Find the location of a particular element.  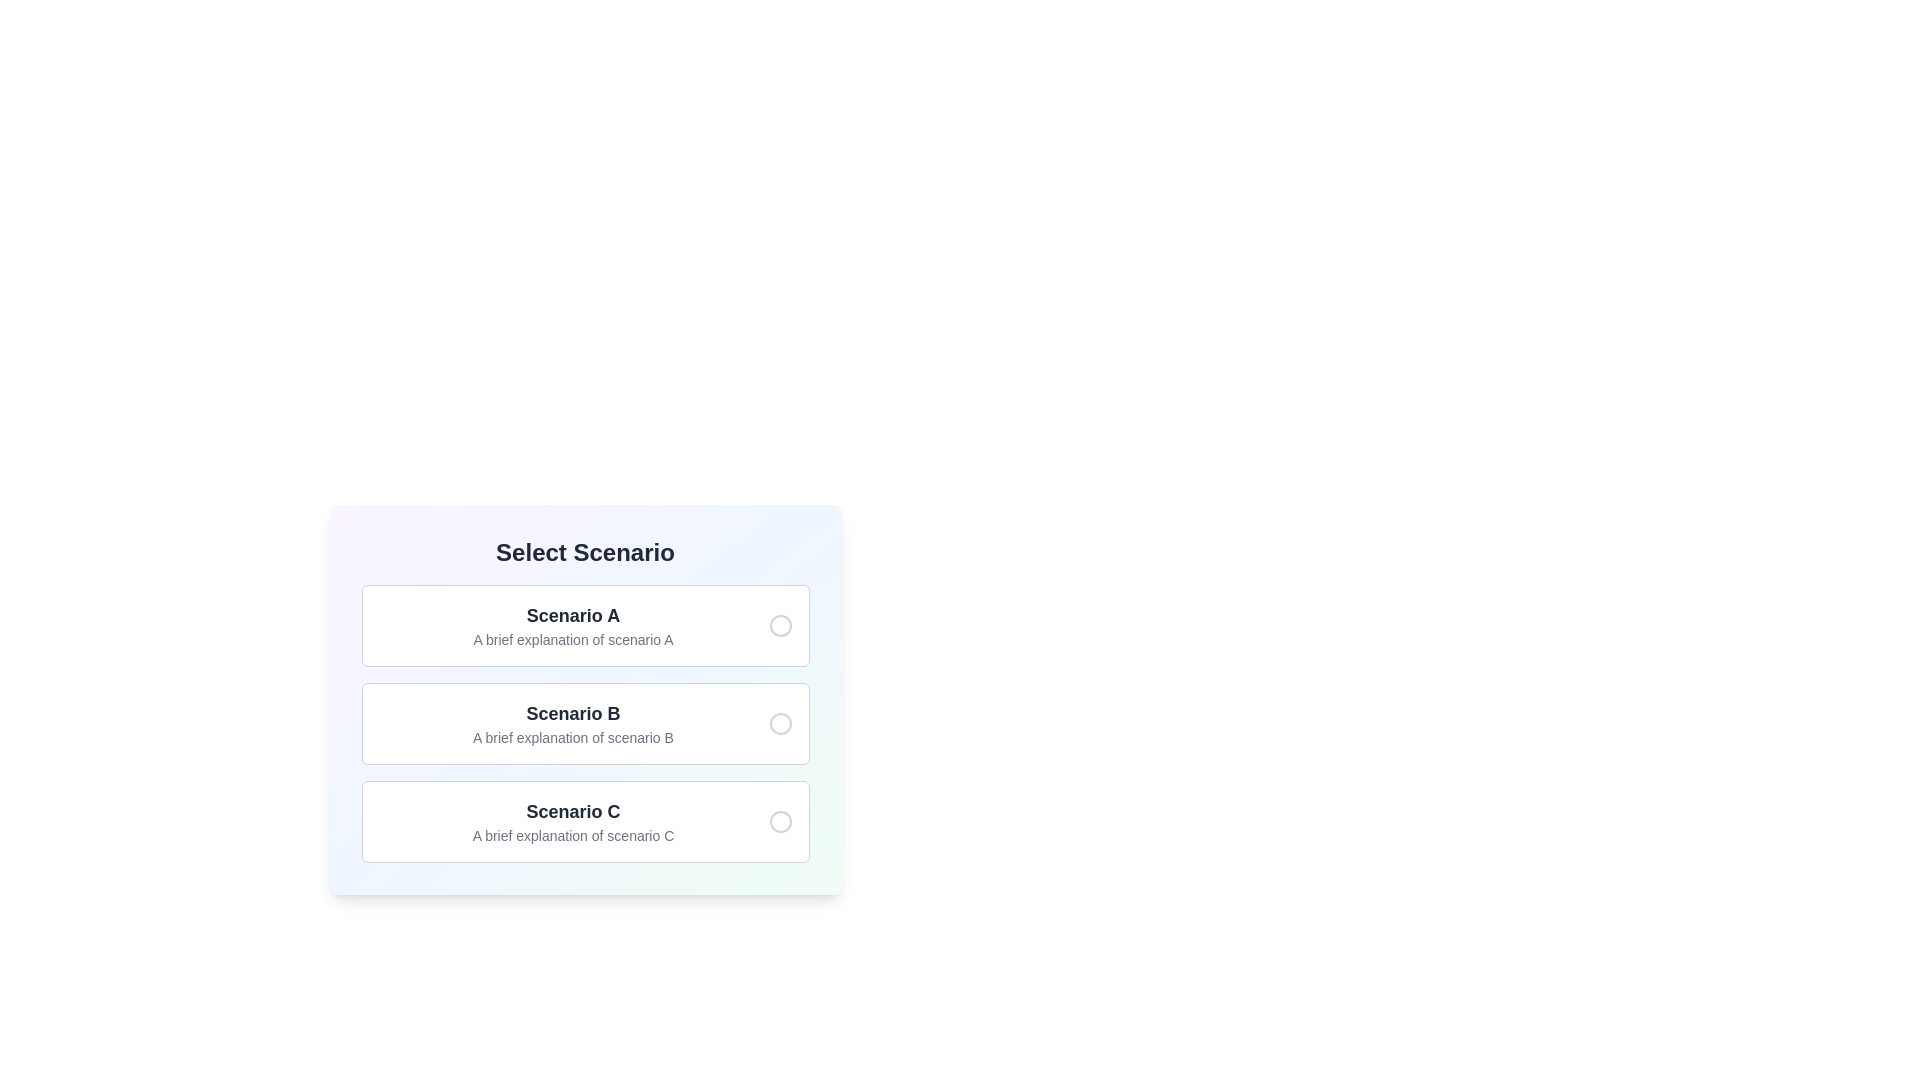

the Text Label providing supporting information for 'Scenario B', located directly below the title of 'Scenario B' is located at coordinates (572, 737).